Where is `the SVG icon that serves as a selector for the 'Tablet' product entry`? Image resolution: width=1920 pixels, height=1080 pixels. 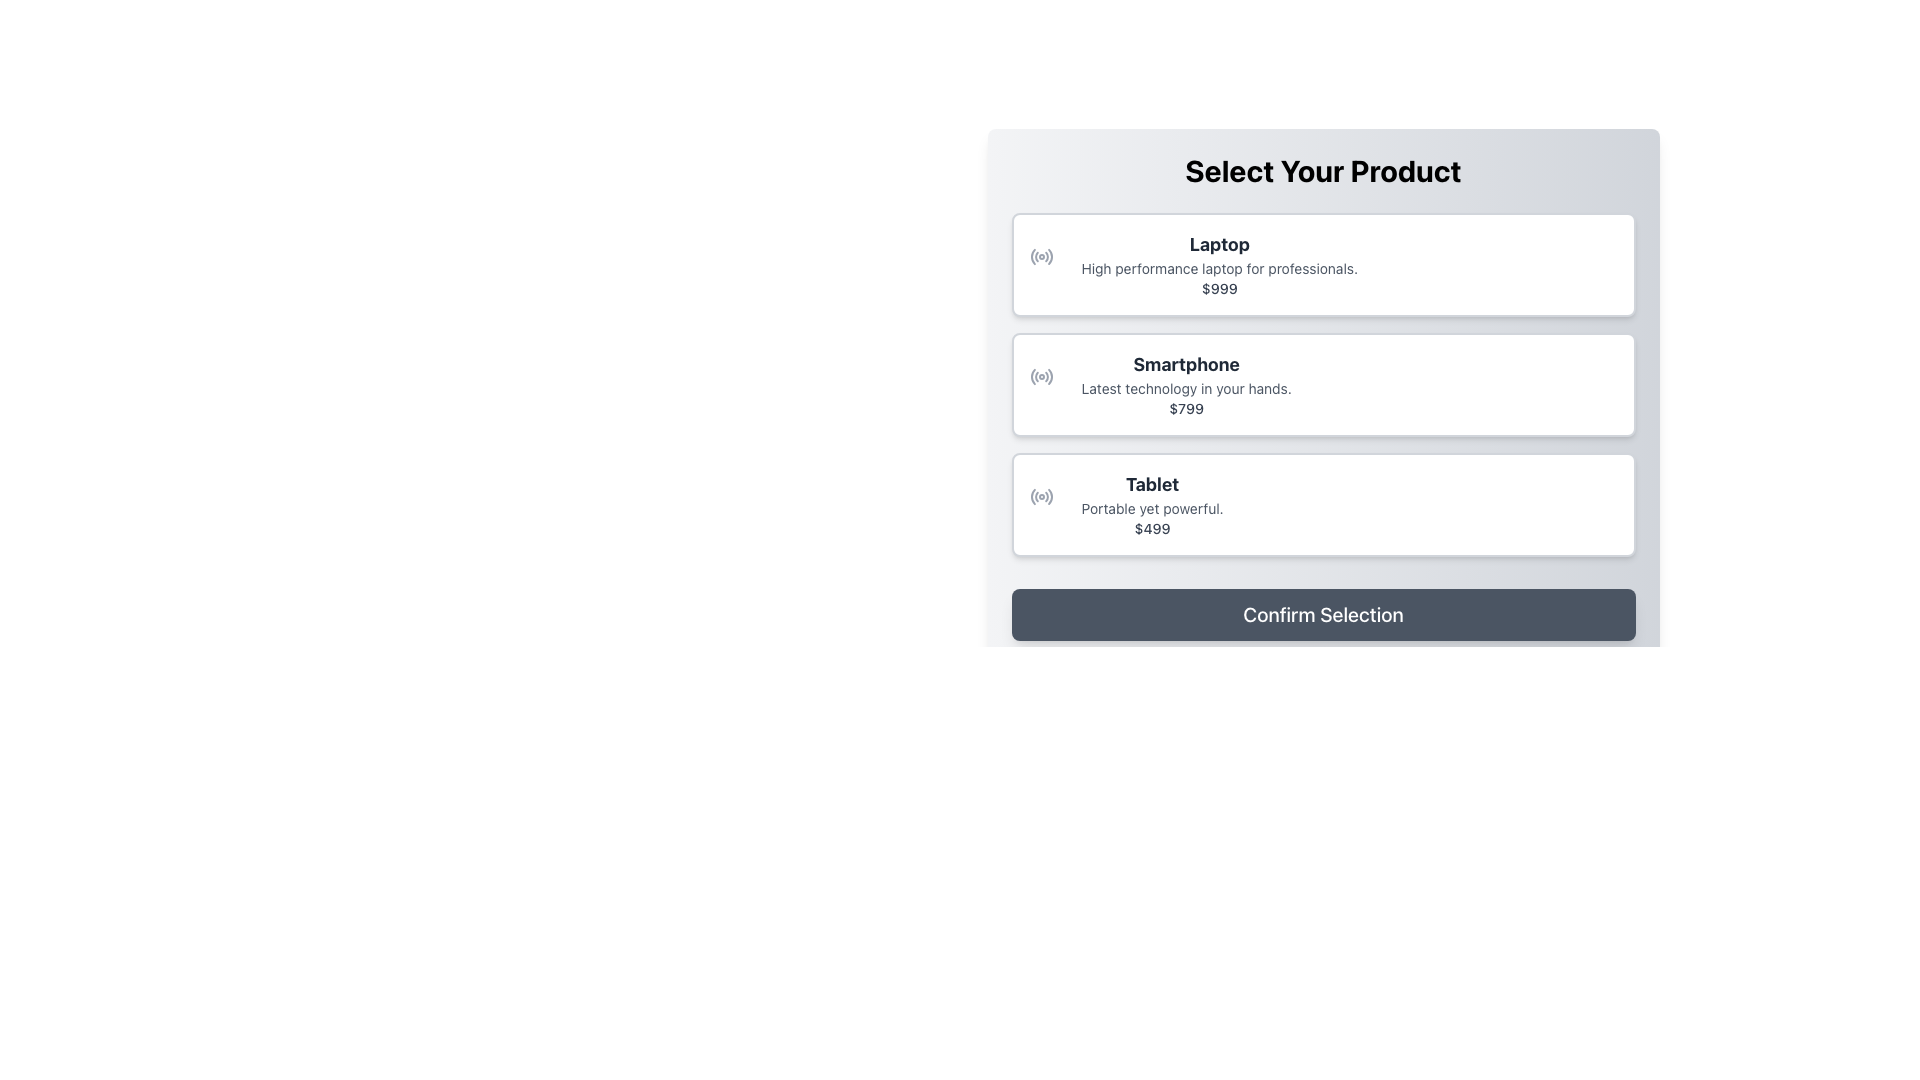
the SVG icon that serves as a selector for the 'Tablet' product entry is located at coordinates (1040, 496).